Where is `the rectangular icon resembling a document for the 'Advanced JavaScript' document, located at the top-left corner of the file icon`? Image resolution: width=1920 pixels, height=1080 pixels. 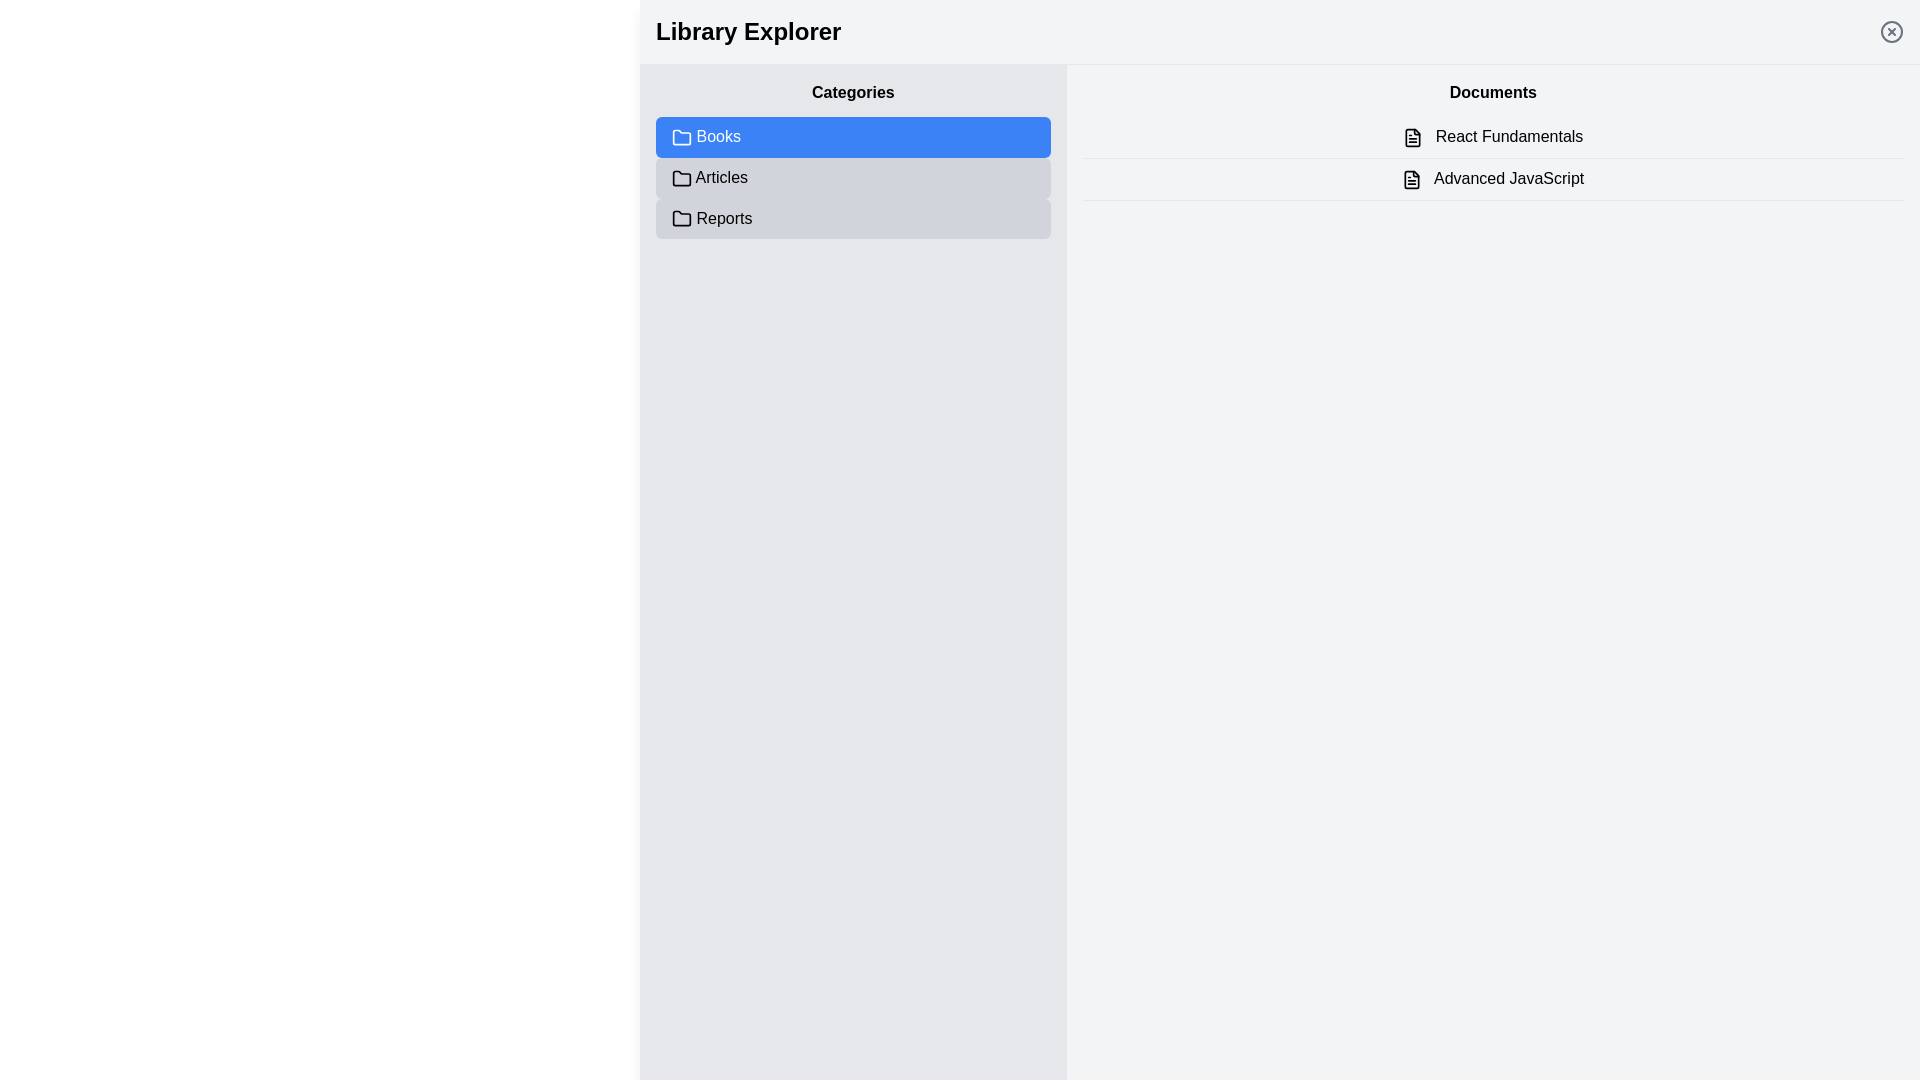 the rectangular icon resembling a document for the 'Advanced JavaScript' document, located at the top-left corner of the file icon is located at coordinates (1411, 178).